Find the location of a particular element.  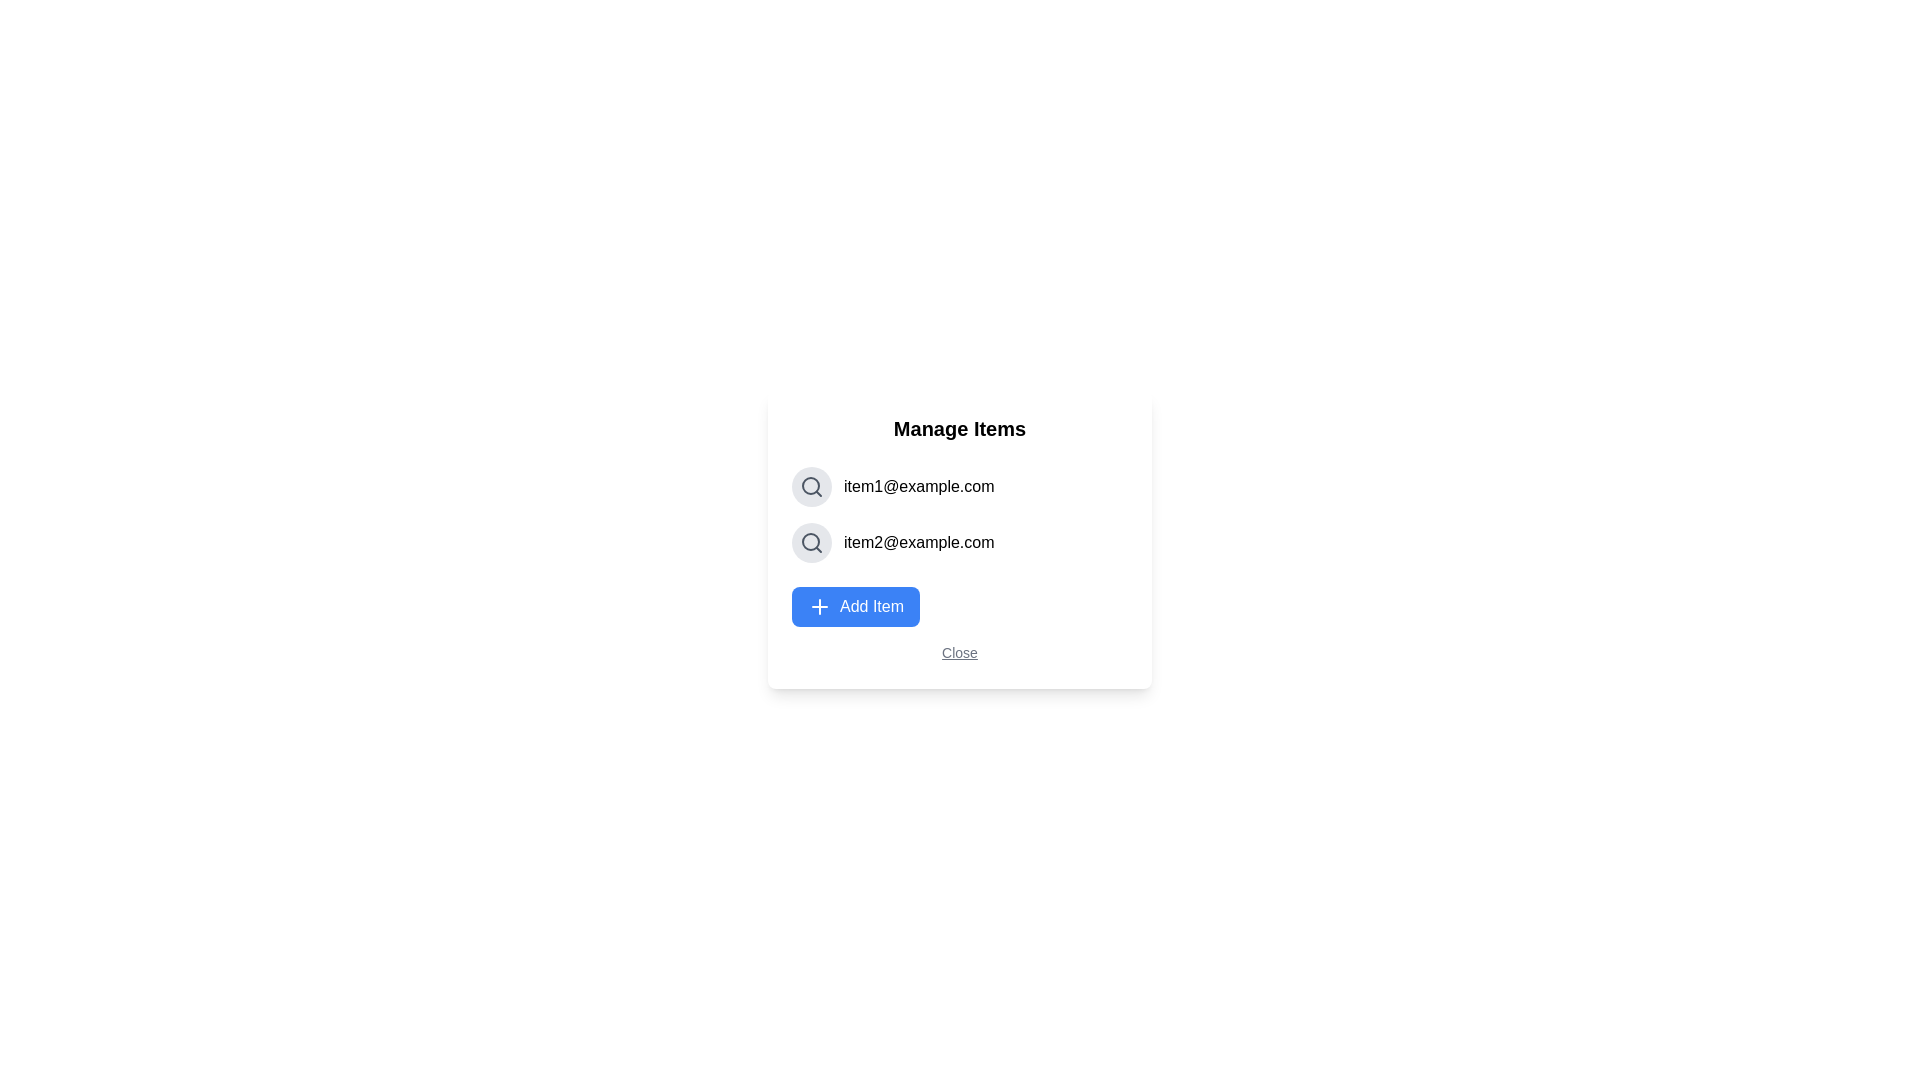

the 'Add Item' button is located at coordinates (855, 605).